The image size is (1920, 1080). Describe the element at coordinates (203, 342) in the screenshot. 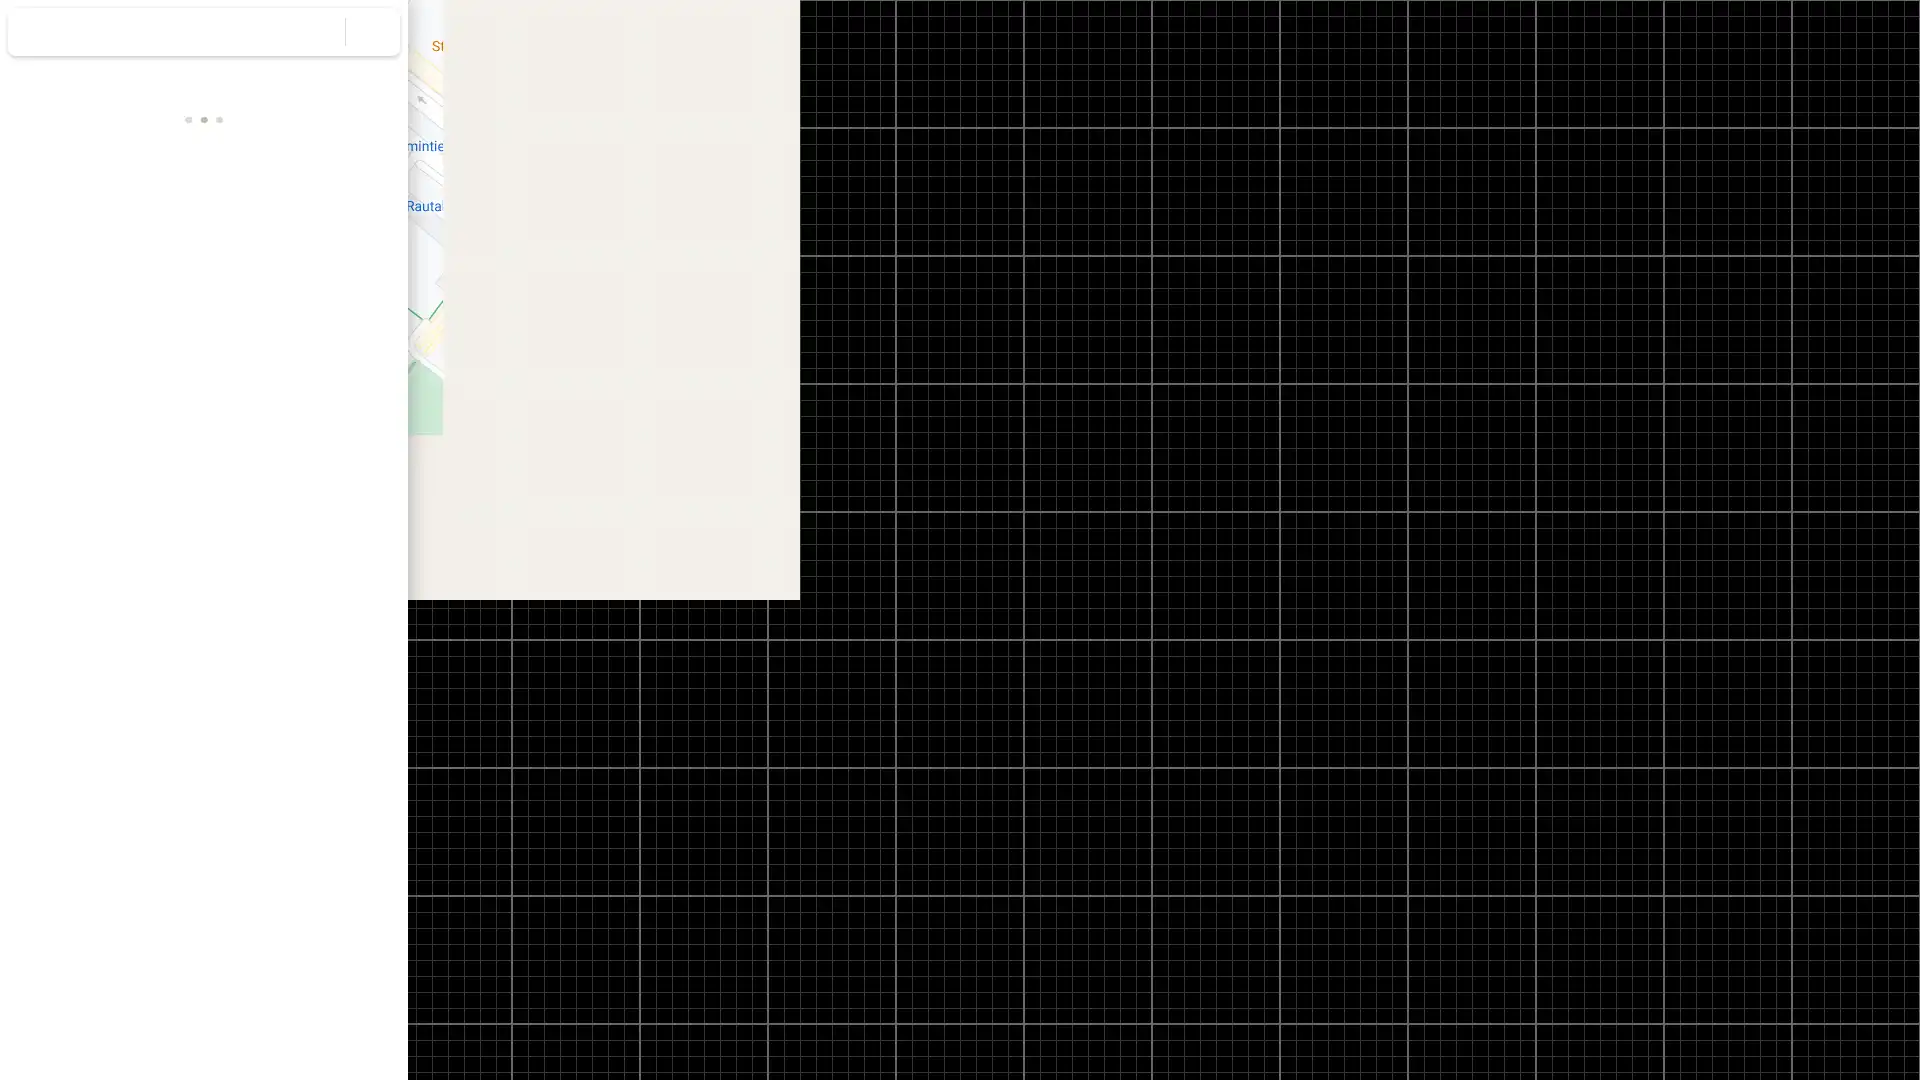

I see `Search nearby Elimaenkatu 27` at that location.